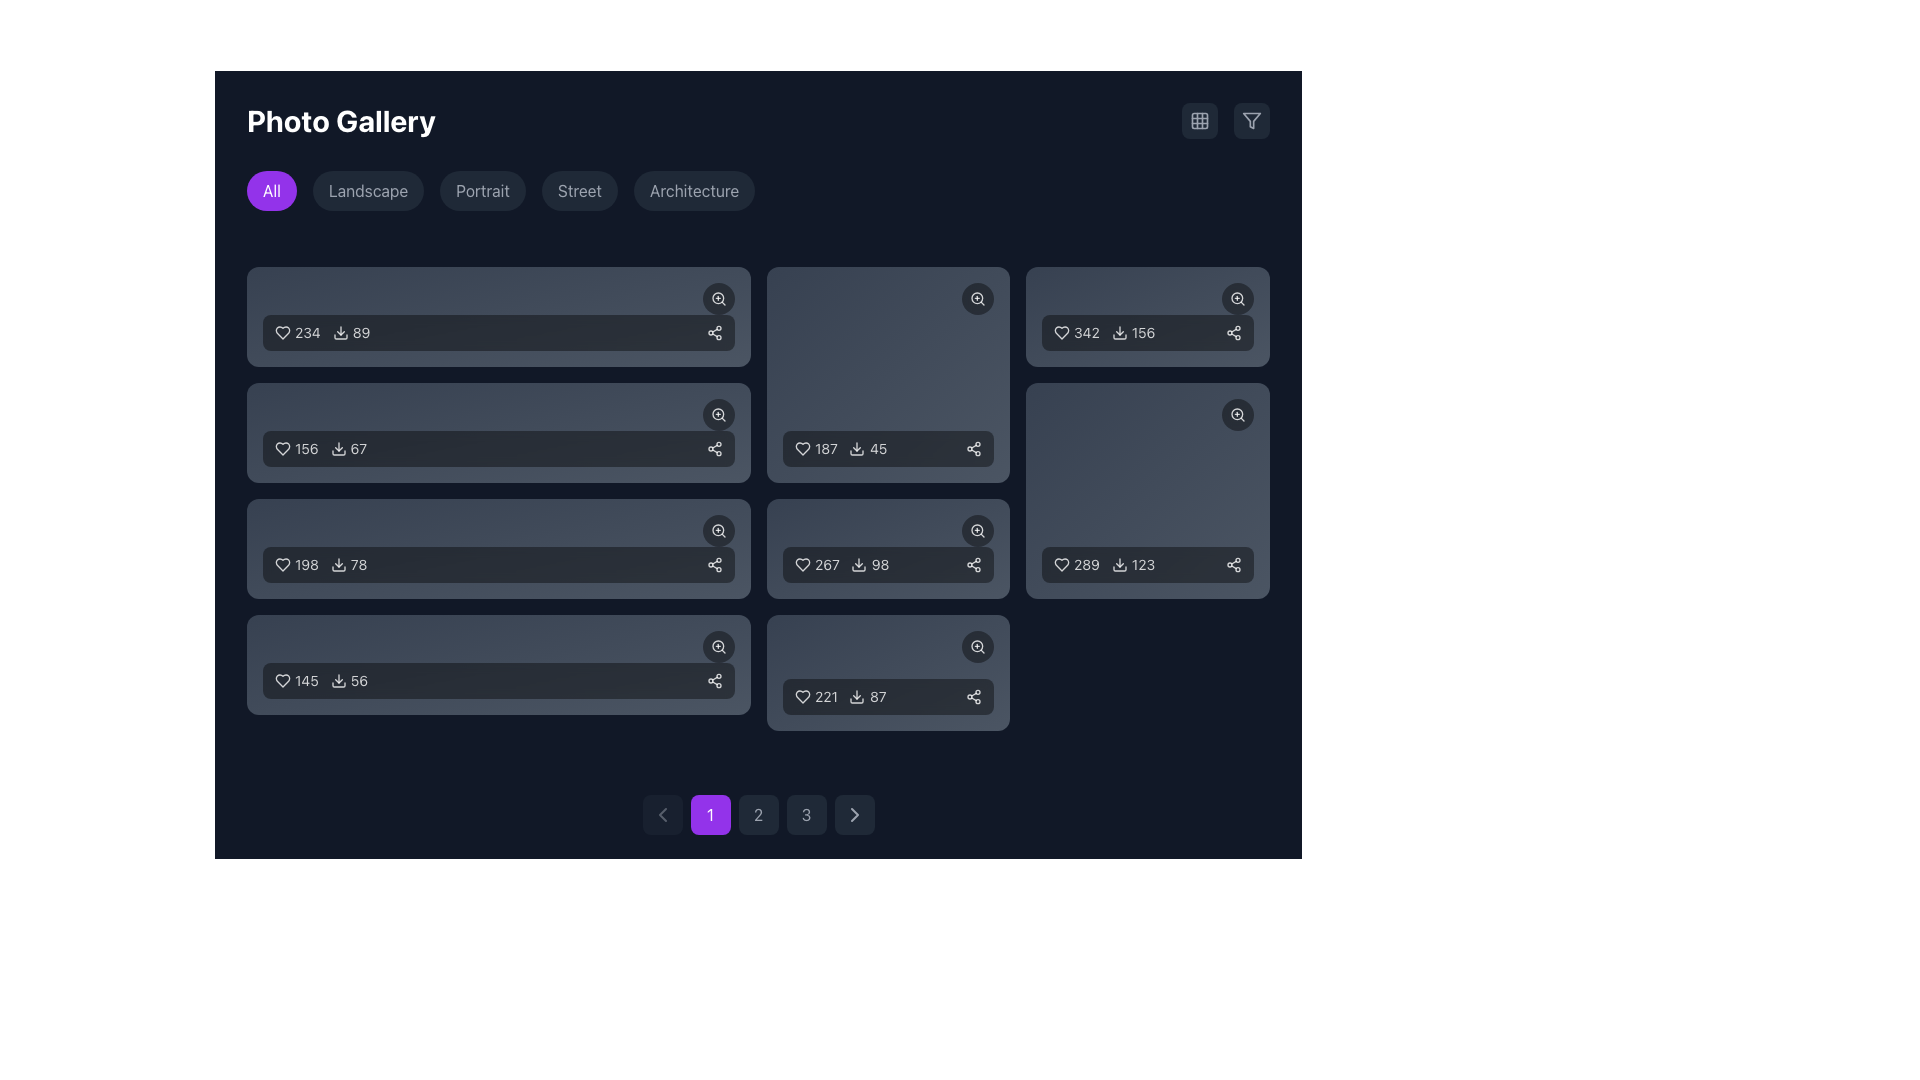  What do you see at coordinates (306, 564) in the screenshot?
I see `the text element displaying the number '198', which is styled in white text with slight transparency and is part of a visual group adjacent to a heart icon` at bounding box center [306, 564].